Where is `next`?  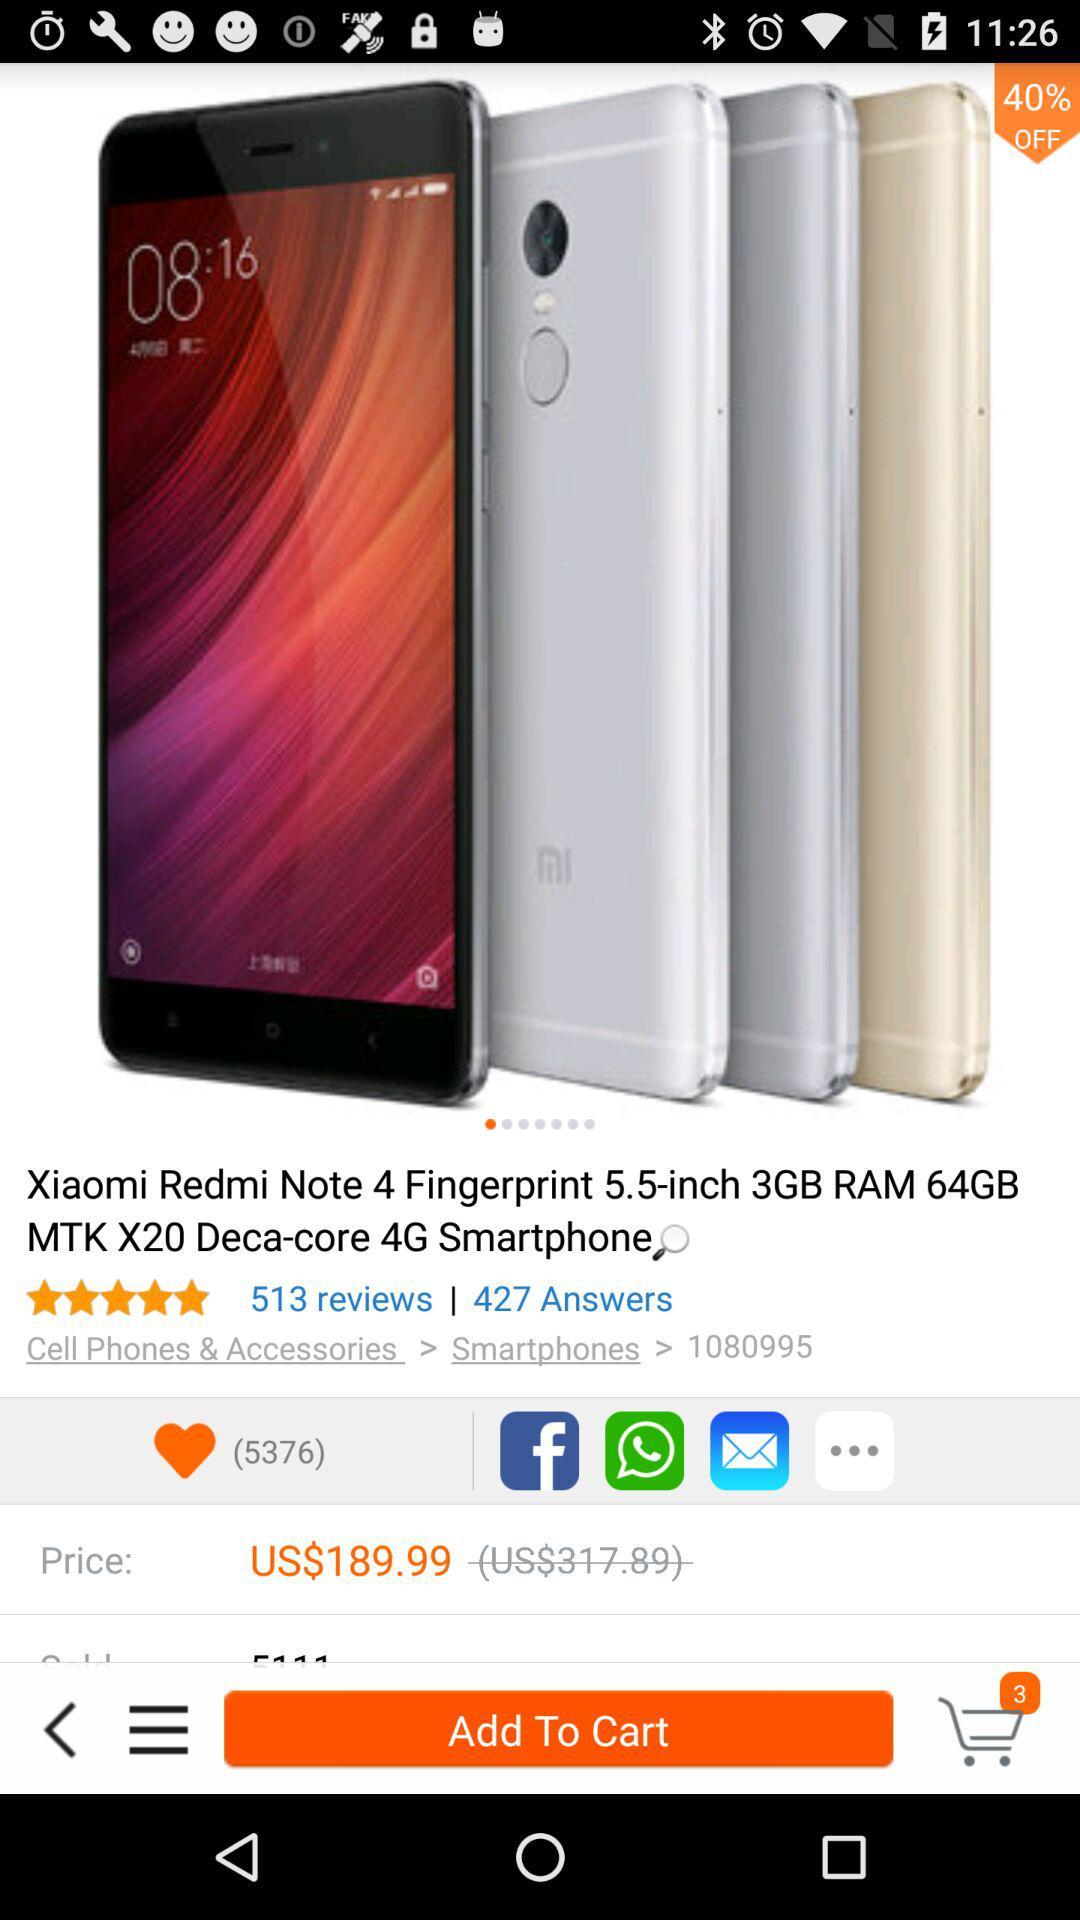 next is located at coordinates (588, 1124).